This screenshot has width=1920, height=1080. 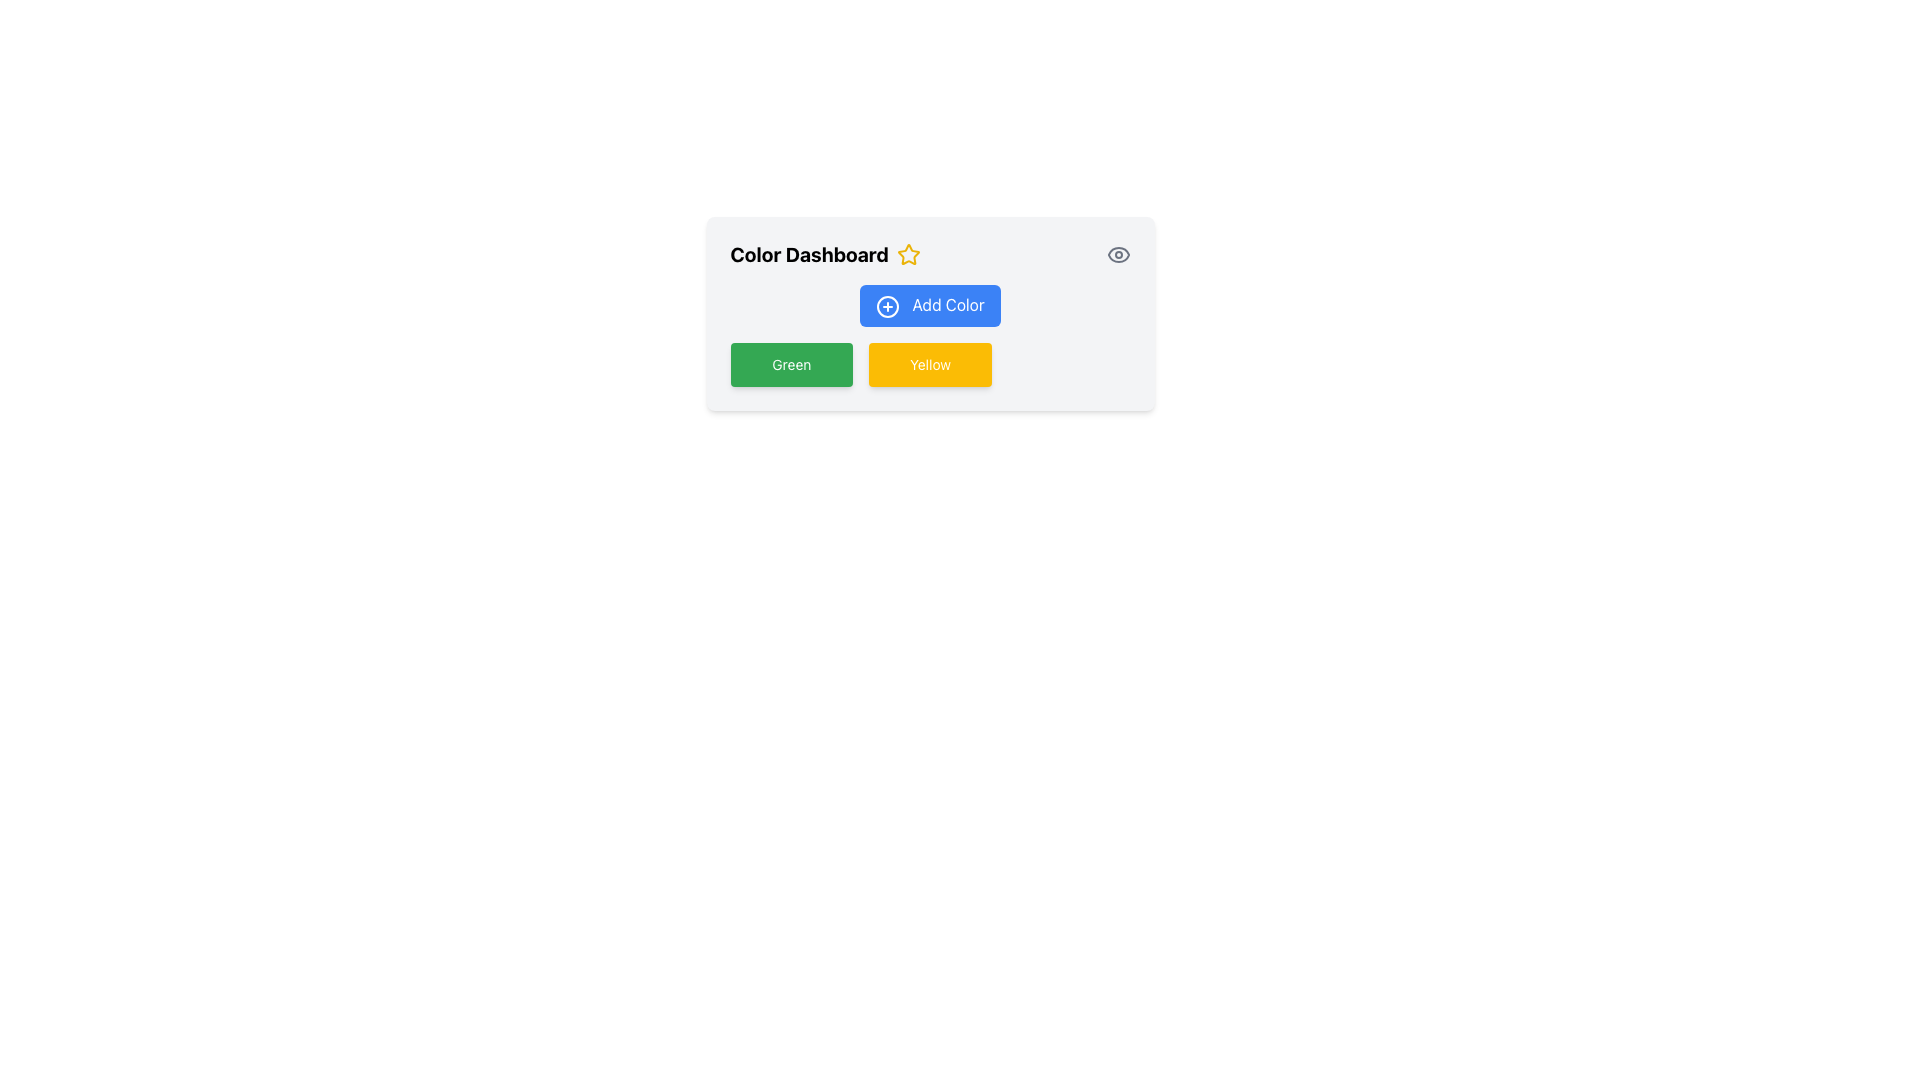 I want to click on the small gray eye icon located in the top right corner of the 'Color Dashboard' section, so click(x=1117, y=253).